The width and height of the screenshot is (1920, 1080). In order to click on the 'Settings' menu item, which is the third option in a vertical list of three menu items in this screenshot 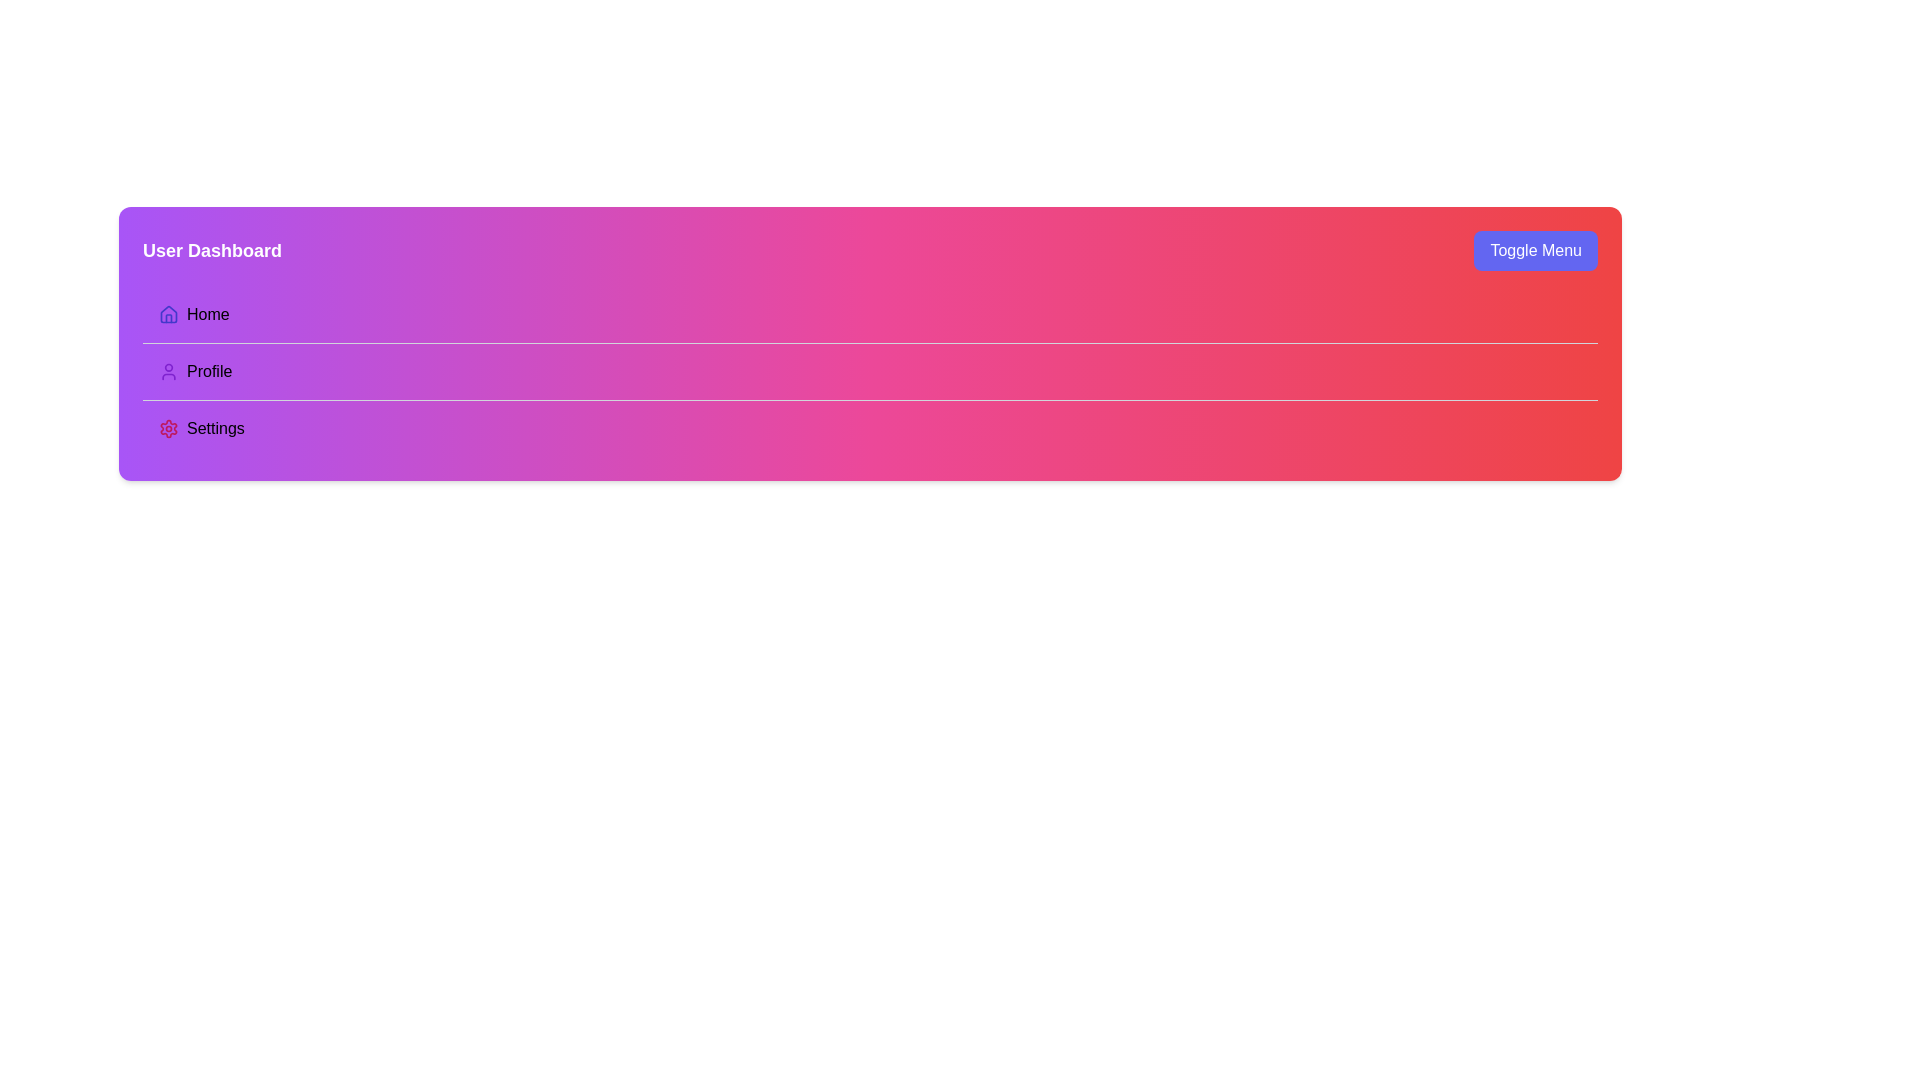, I will do `click(870, 427)`.